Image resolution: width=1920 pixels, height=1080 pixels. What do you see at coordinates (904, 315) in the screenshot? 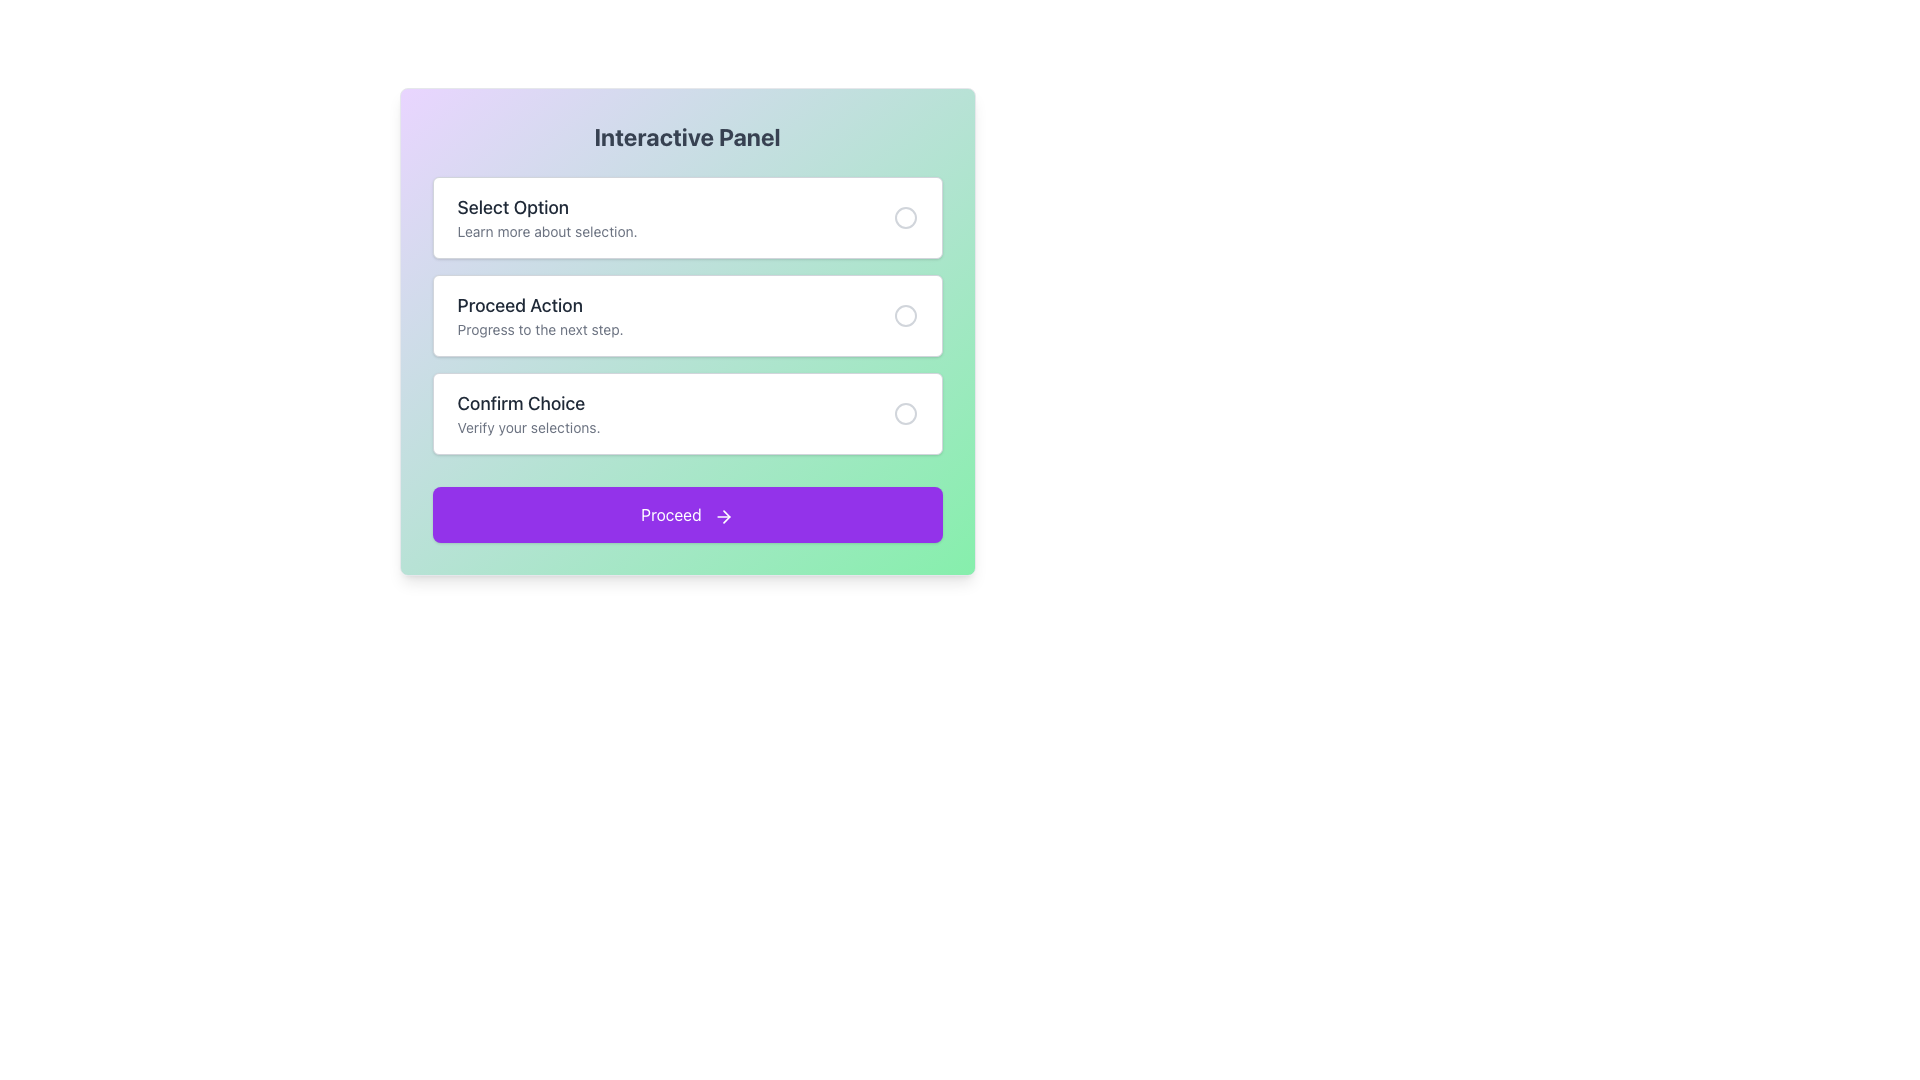
I see `the SVG circle icon with a faint gray stroke color located in the rightmost part of the 'Proceed Action' section of the 'Interactive Panel'` at bounding box center [904, 315].